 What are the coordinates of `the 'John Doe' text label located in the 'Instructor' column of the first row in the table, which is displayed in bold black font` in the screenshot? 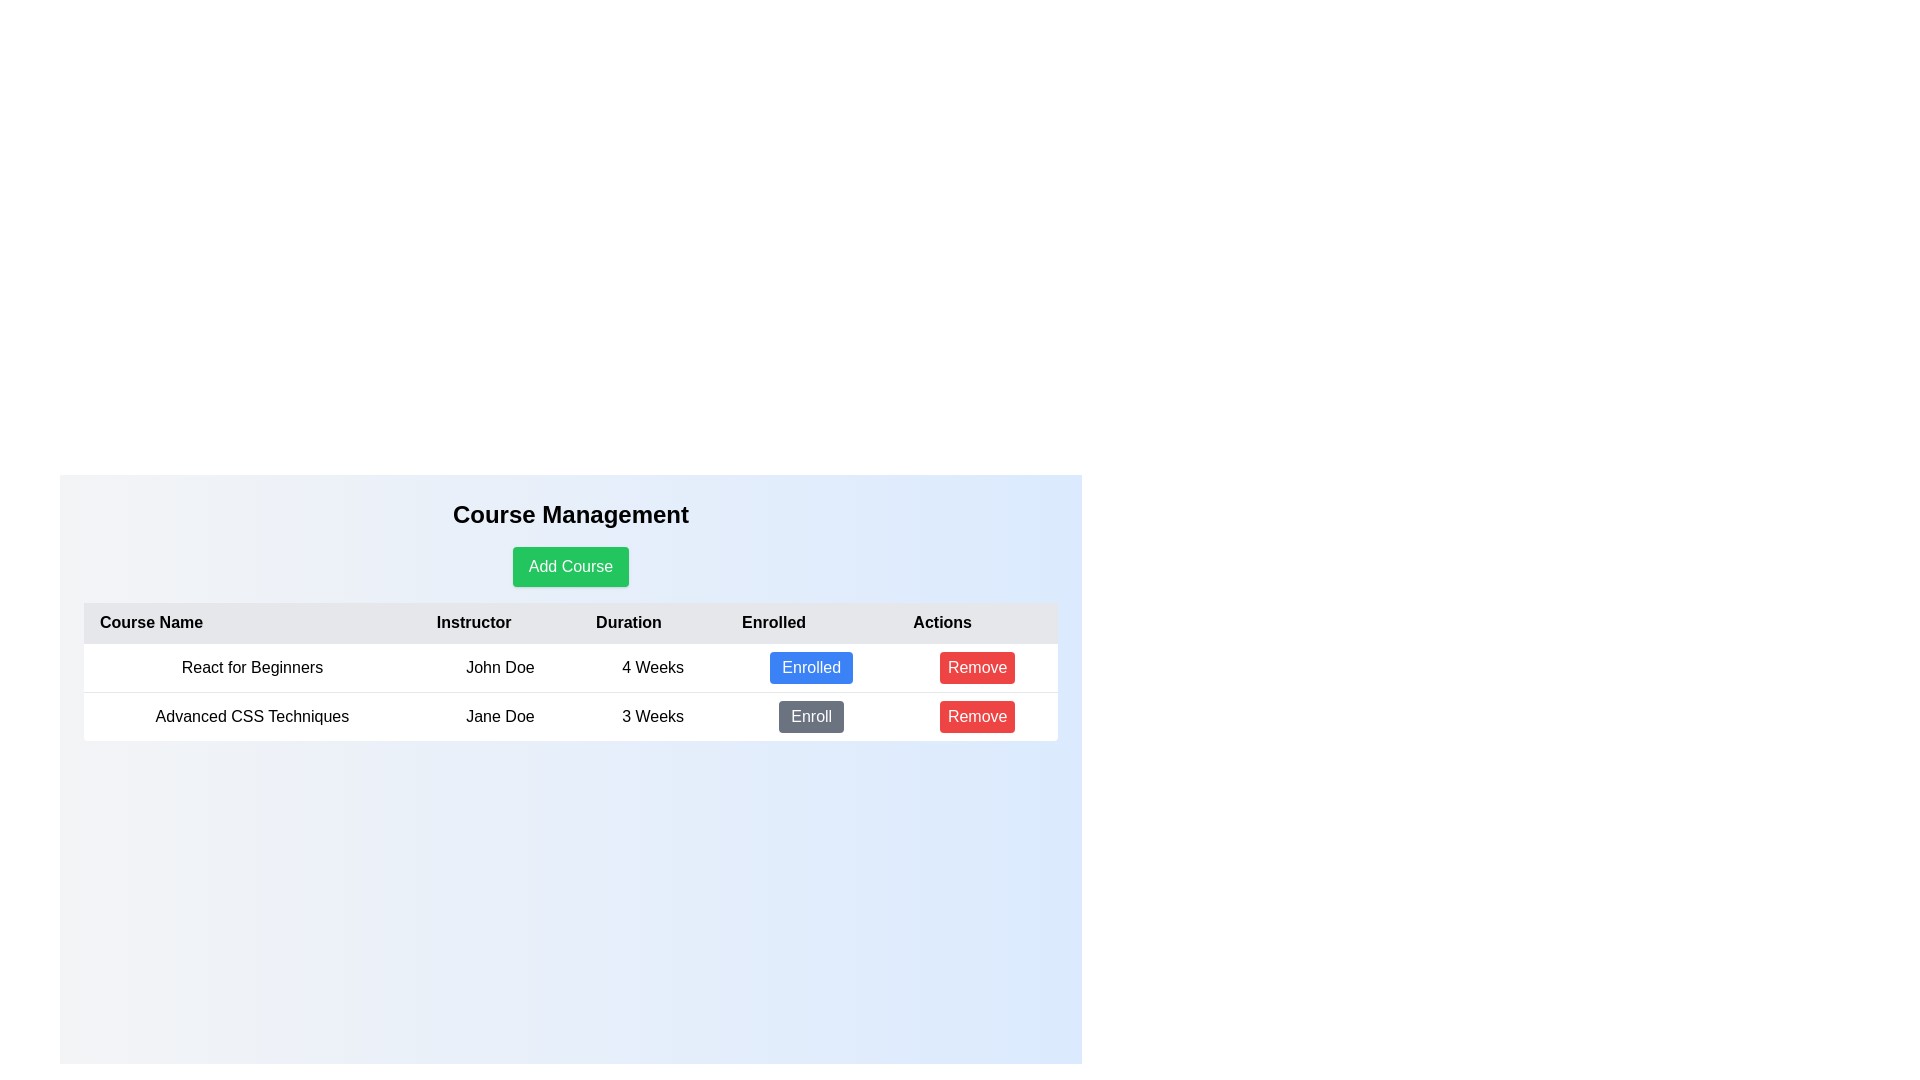 It's located at (500, 667).